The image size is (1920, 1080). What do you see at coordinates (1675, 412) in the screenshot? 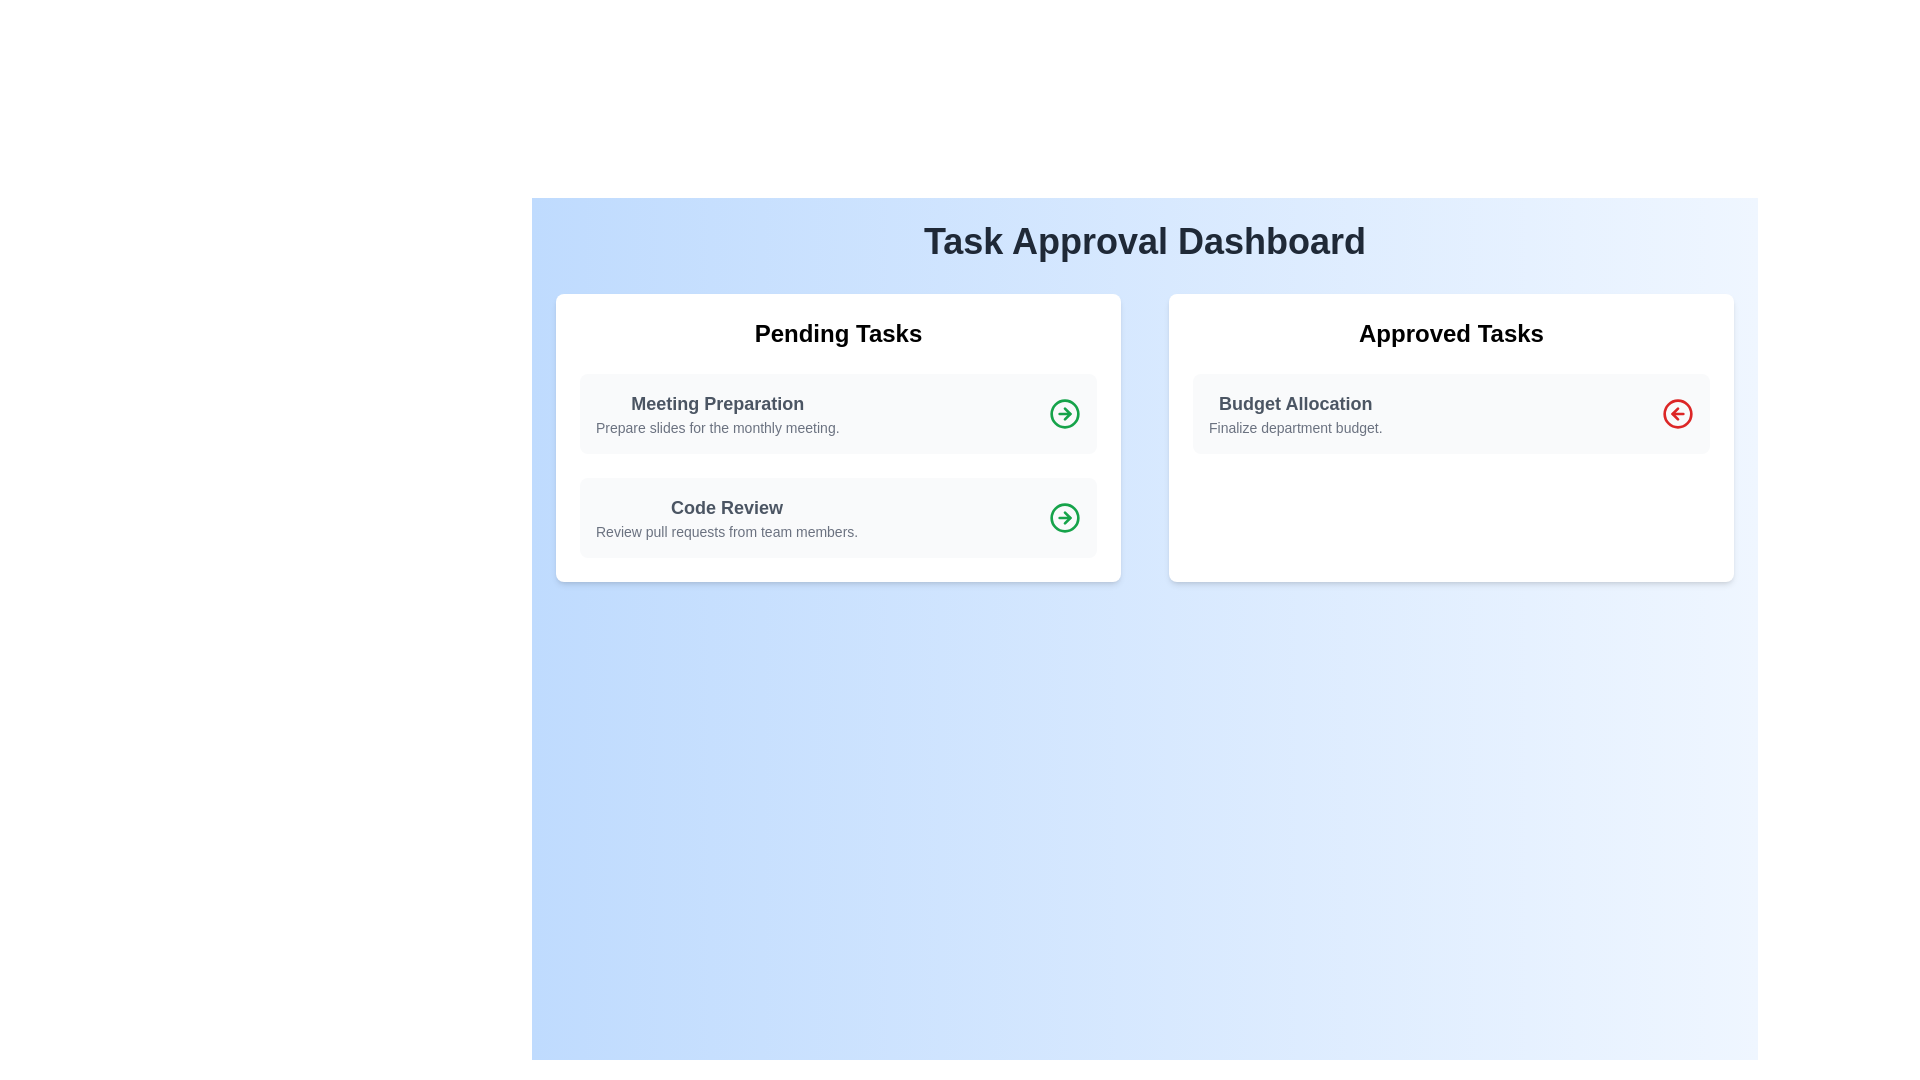
I see `the left-pointing arrowhead of the SVG icon located in the top-right corner of the 'Approved Tasks' card` at bounding box center [1675, 412].